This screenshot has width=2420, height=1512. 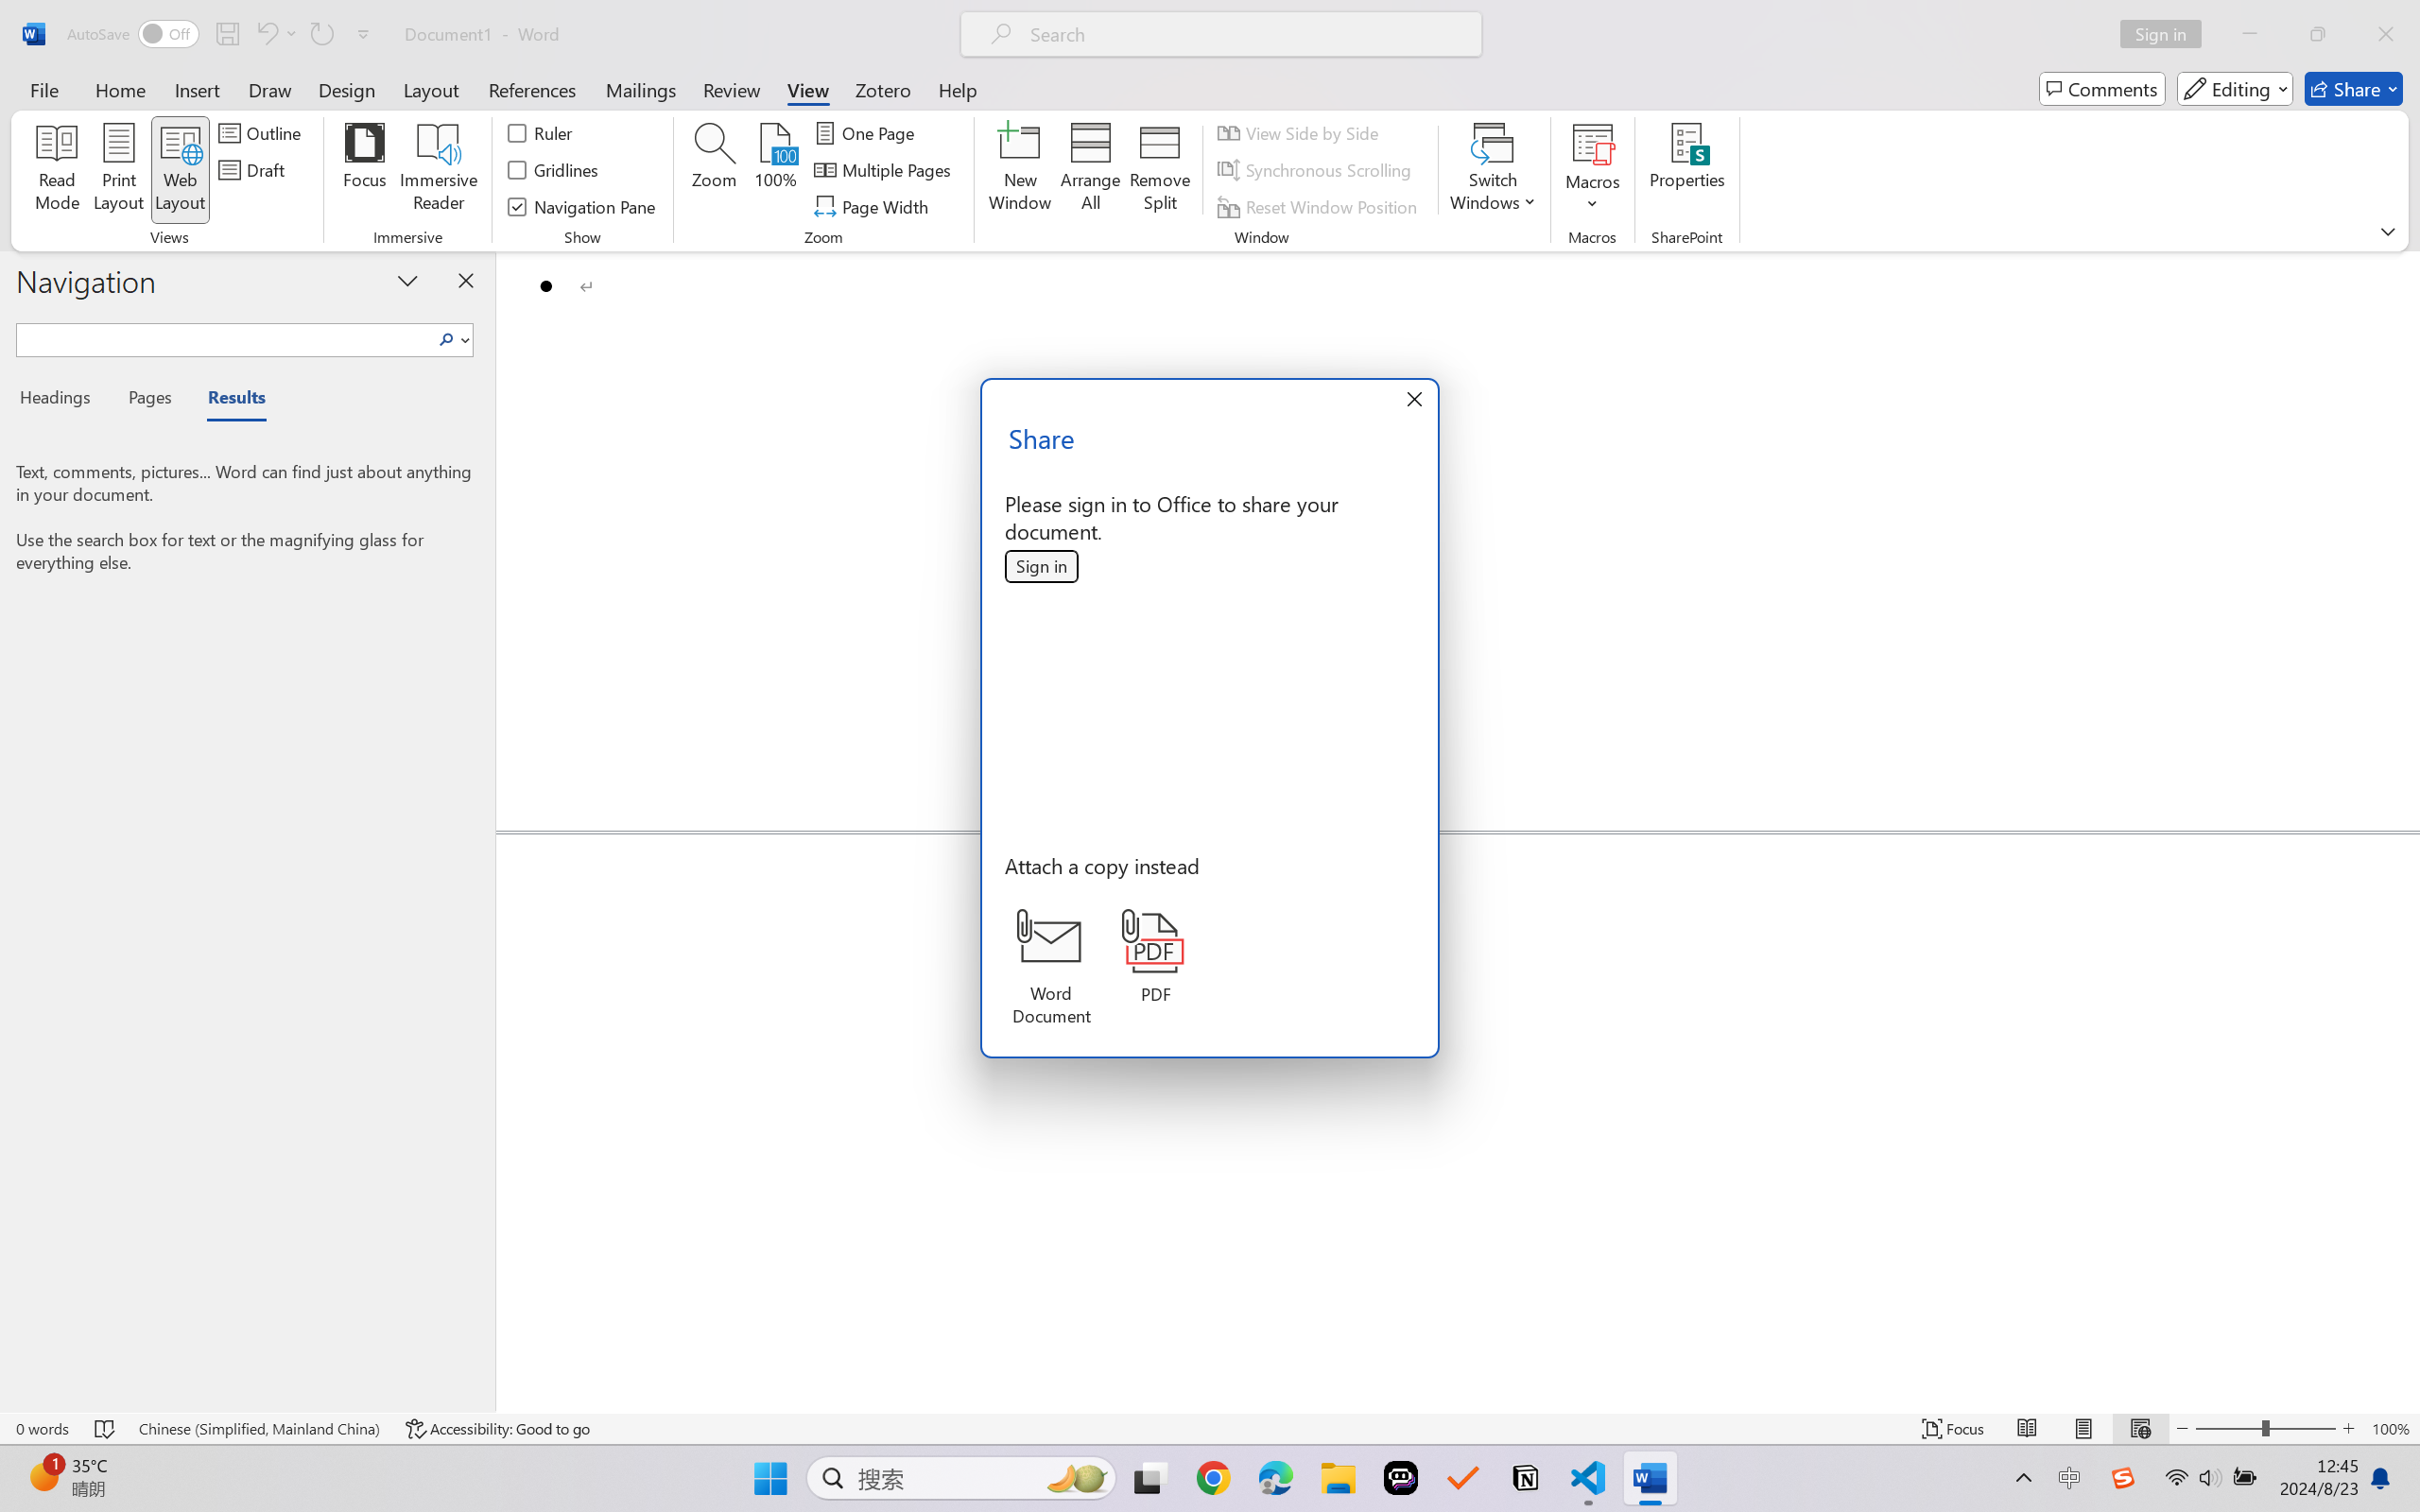 What do you see at coordinates (1492, 170) in the screenshot?
I see `'Switch Windows'` at bounding box center [1492, 170].